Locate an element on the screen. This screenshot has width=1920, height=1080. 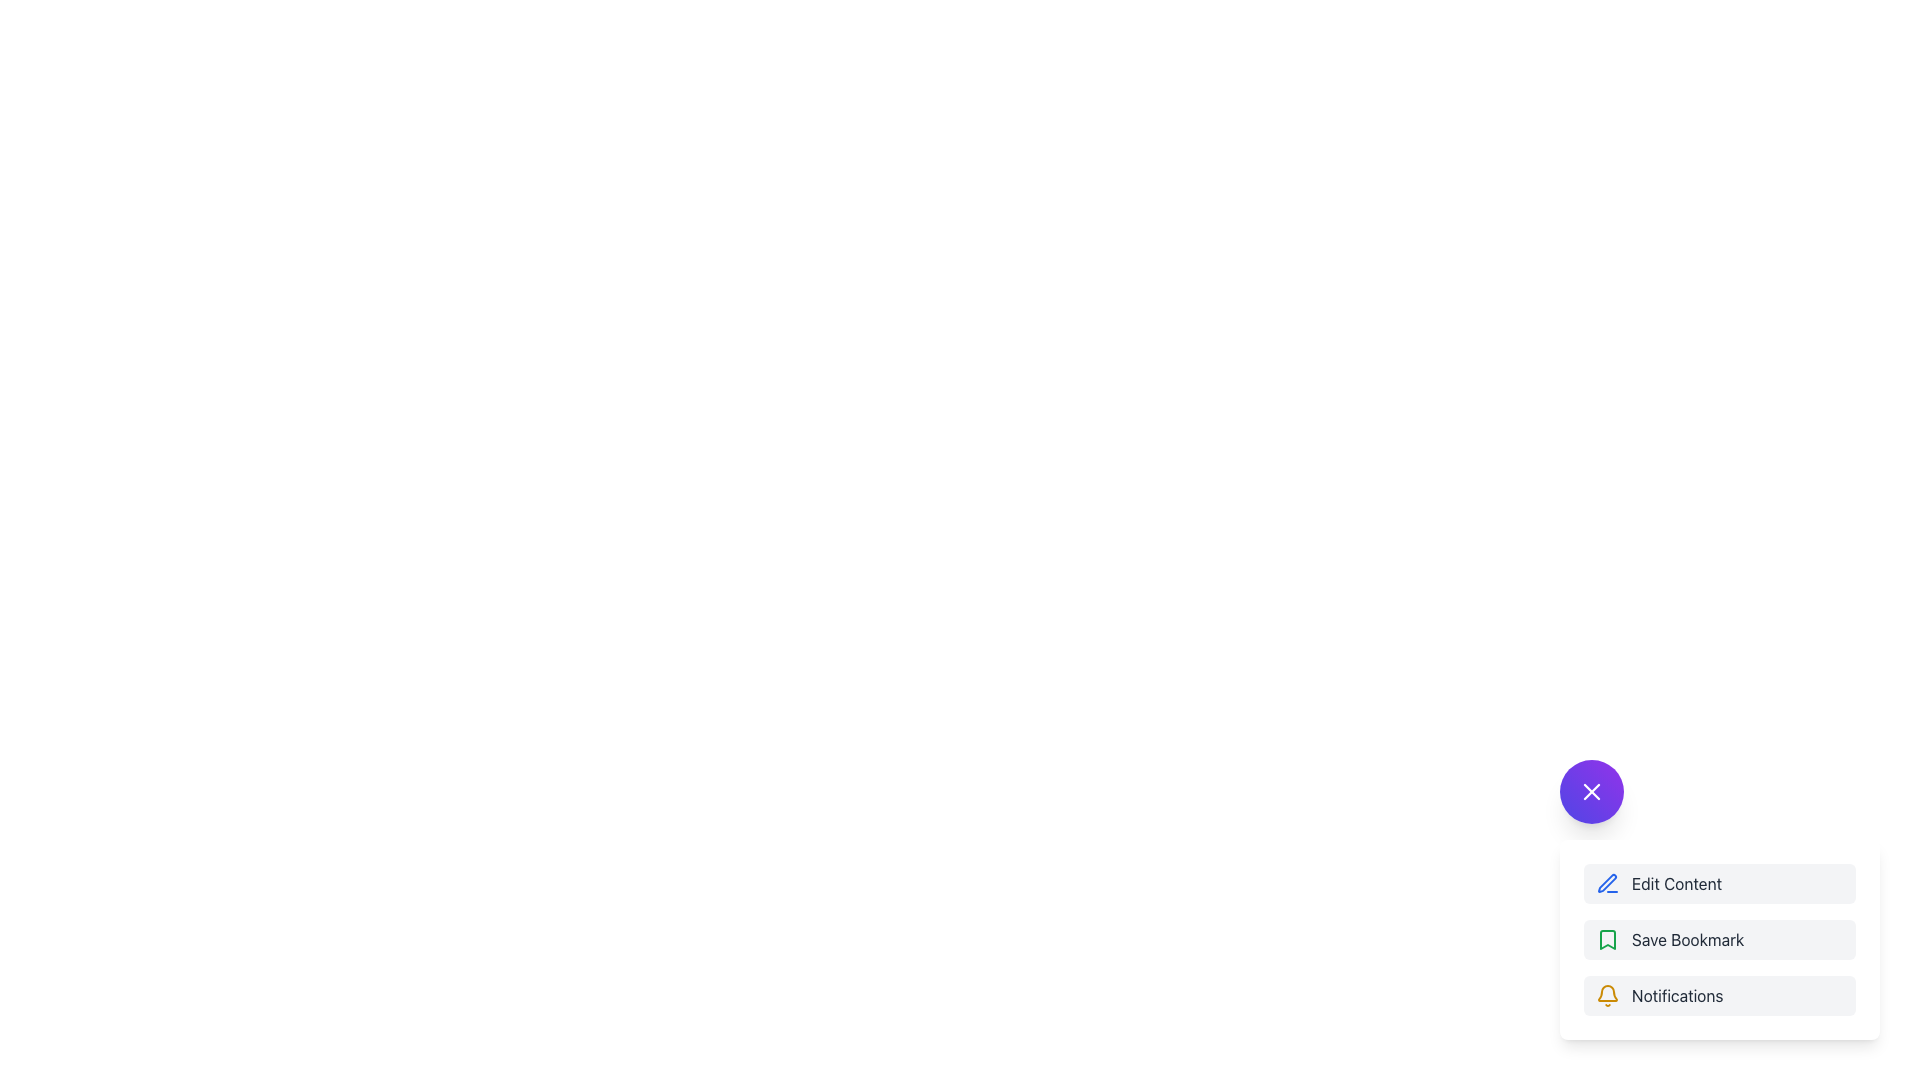
the 'X' icon located inside a circular button with a purple gradient background in the bottom-right region of the interface is located at coordinates (1591, 790).